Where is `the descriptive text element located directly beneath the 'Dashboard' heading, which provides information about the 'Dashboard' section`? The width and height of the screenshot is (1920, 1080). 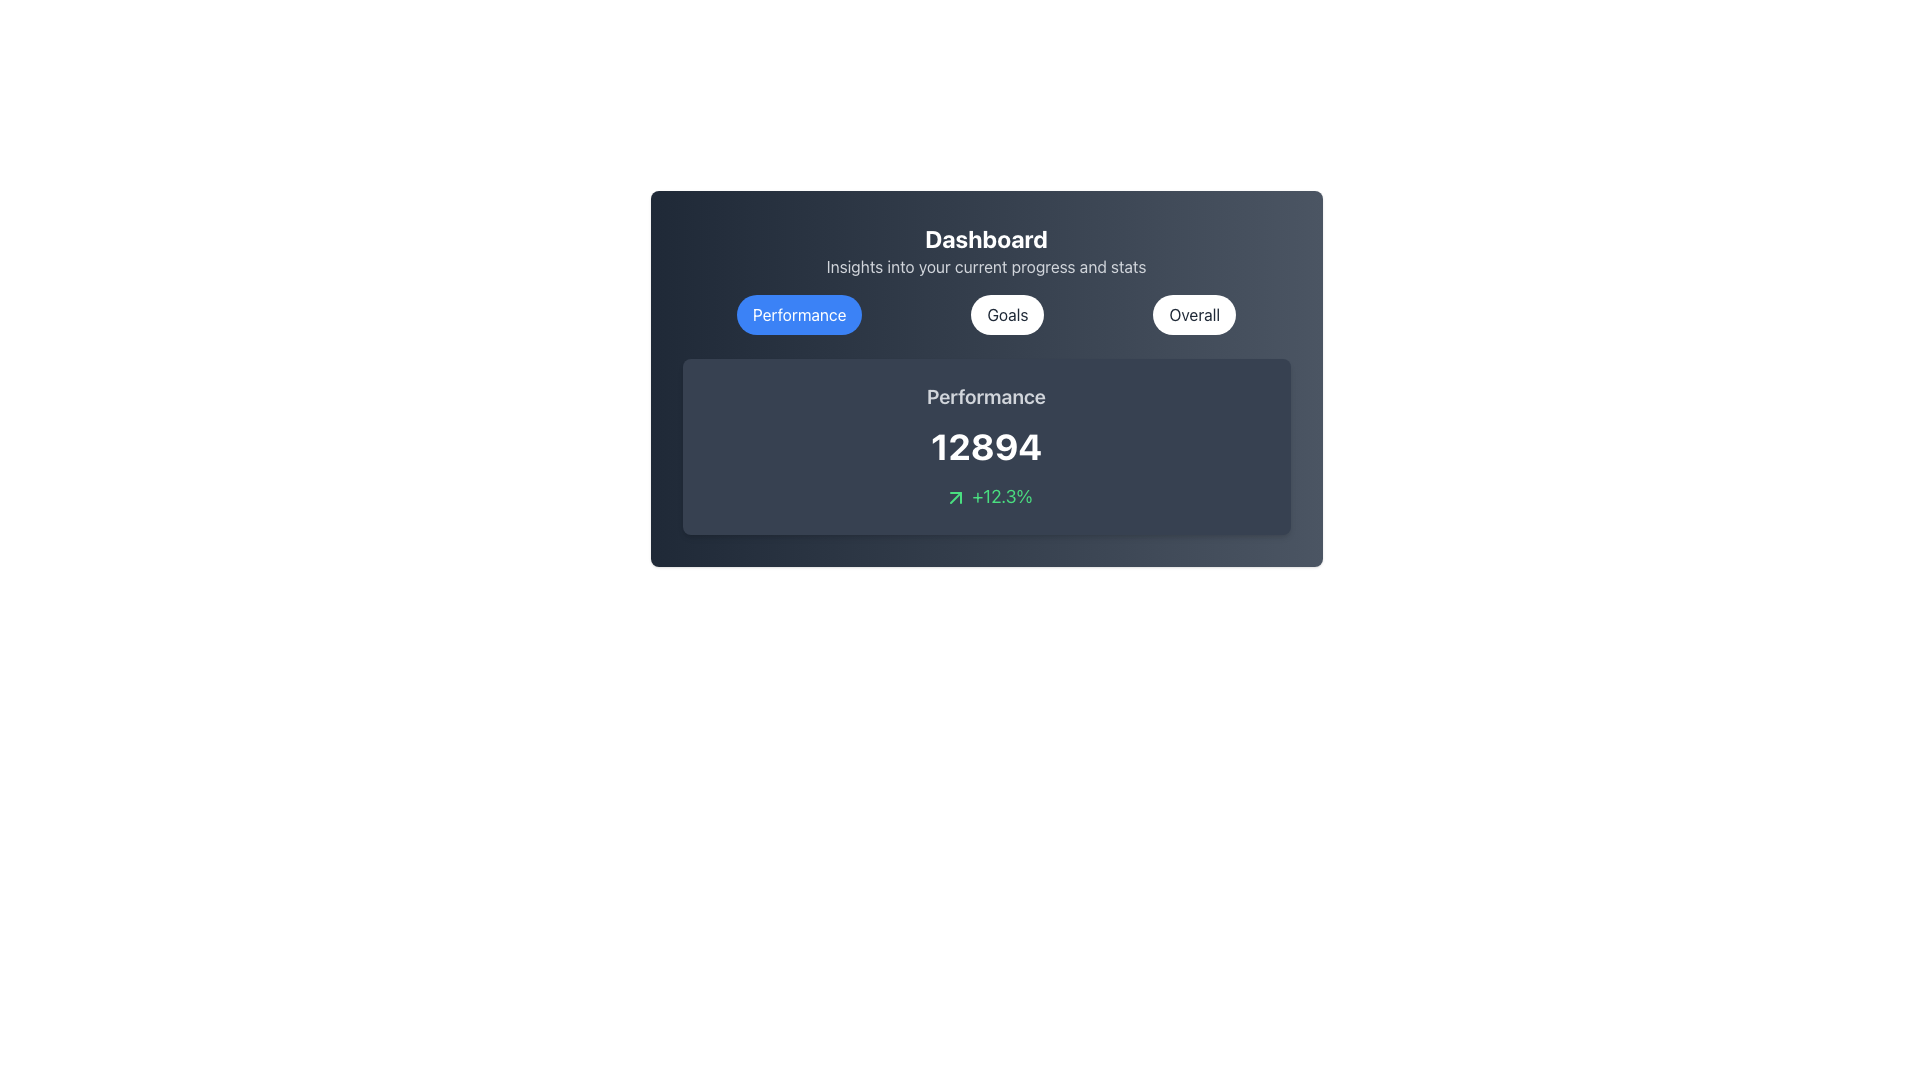
the descriptive text element located directly beneath the 'Dashboard' heading, which provides information about the 'Dashboard' section is located at coordinates (986, 265).